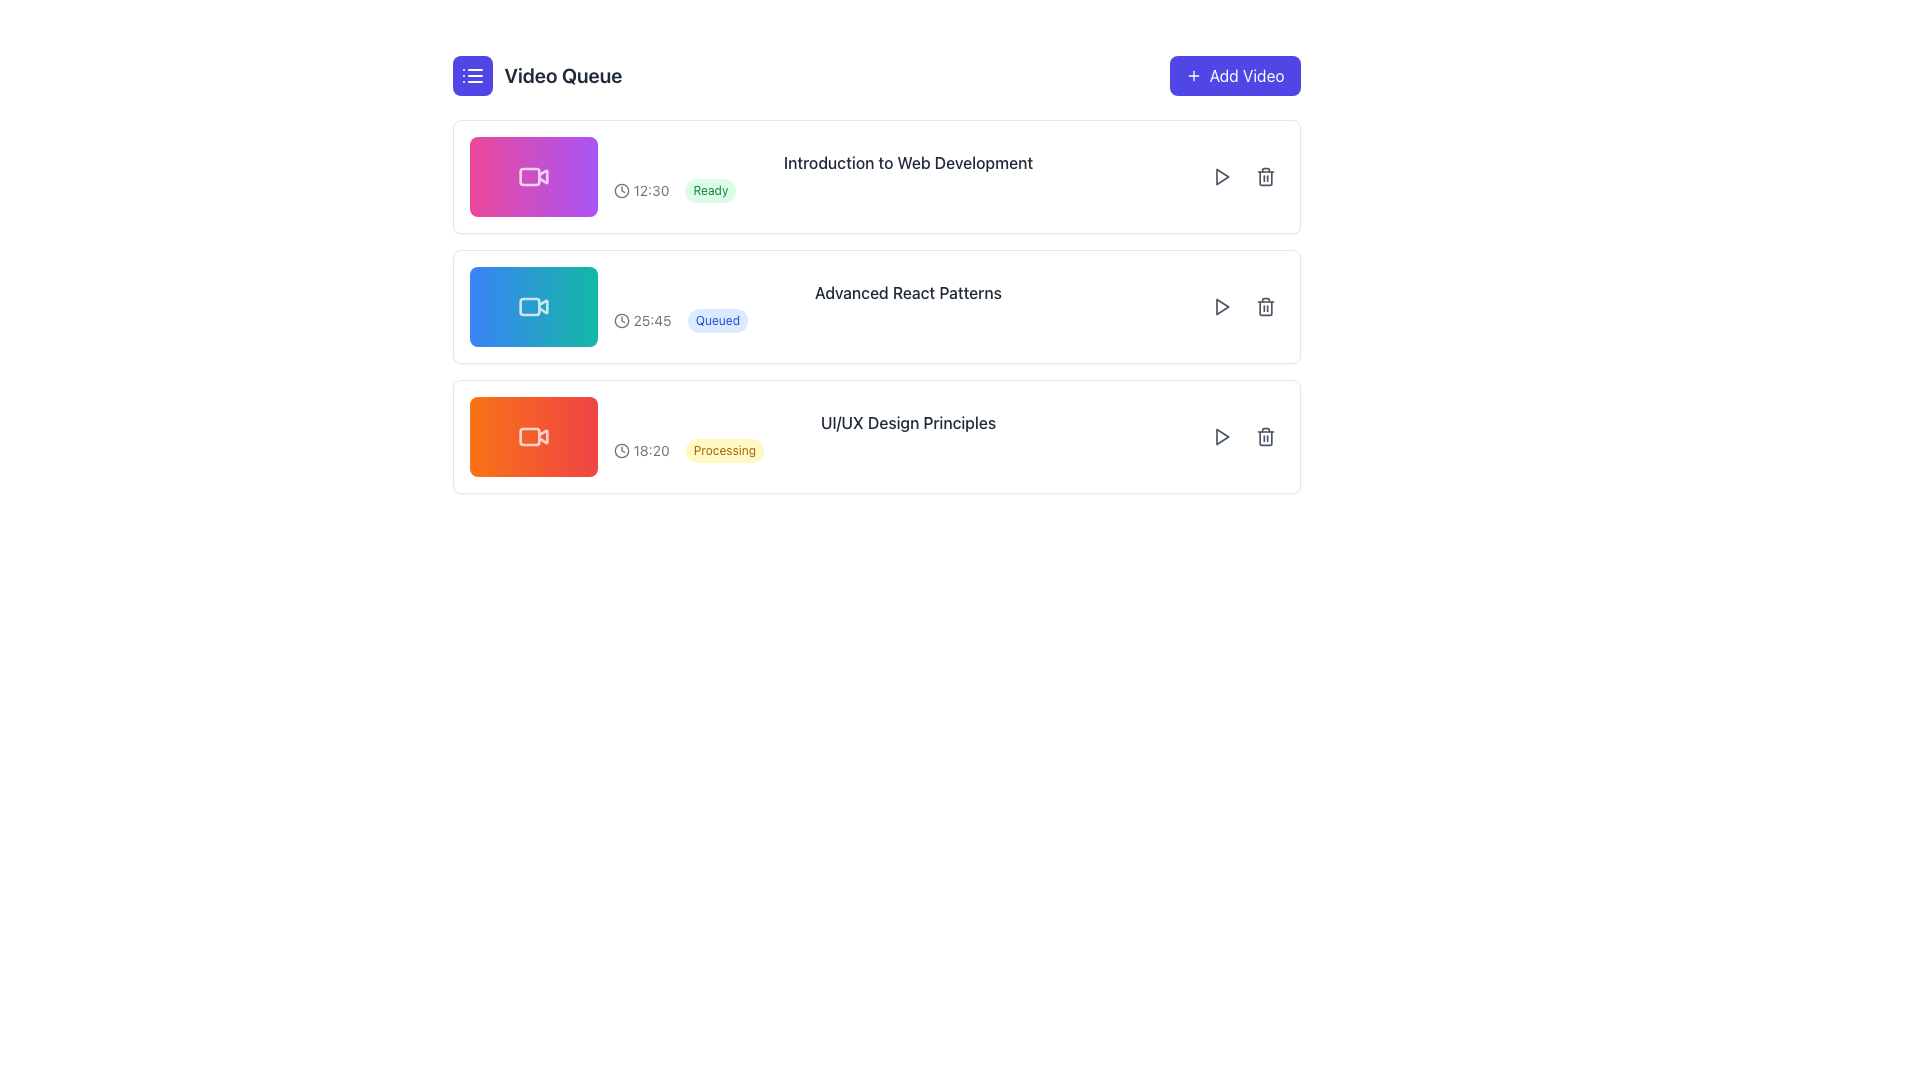 This screenshot has width=1920, height=1080. Describe the element at coordinates (1193, 75) in the screenshot. I see `the plus sign icon located within the 'Add Video' button, which has a blue background and white text, positioned towards the top-right corner of the interface` at that location.